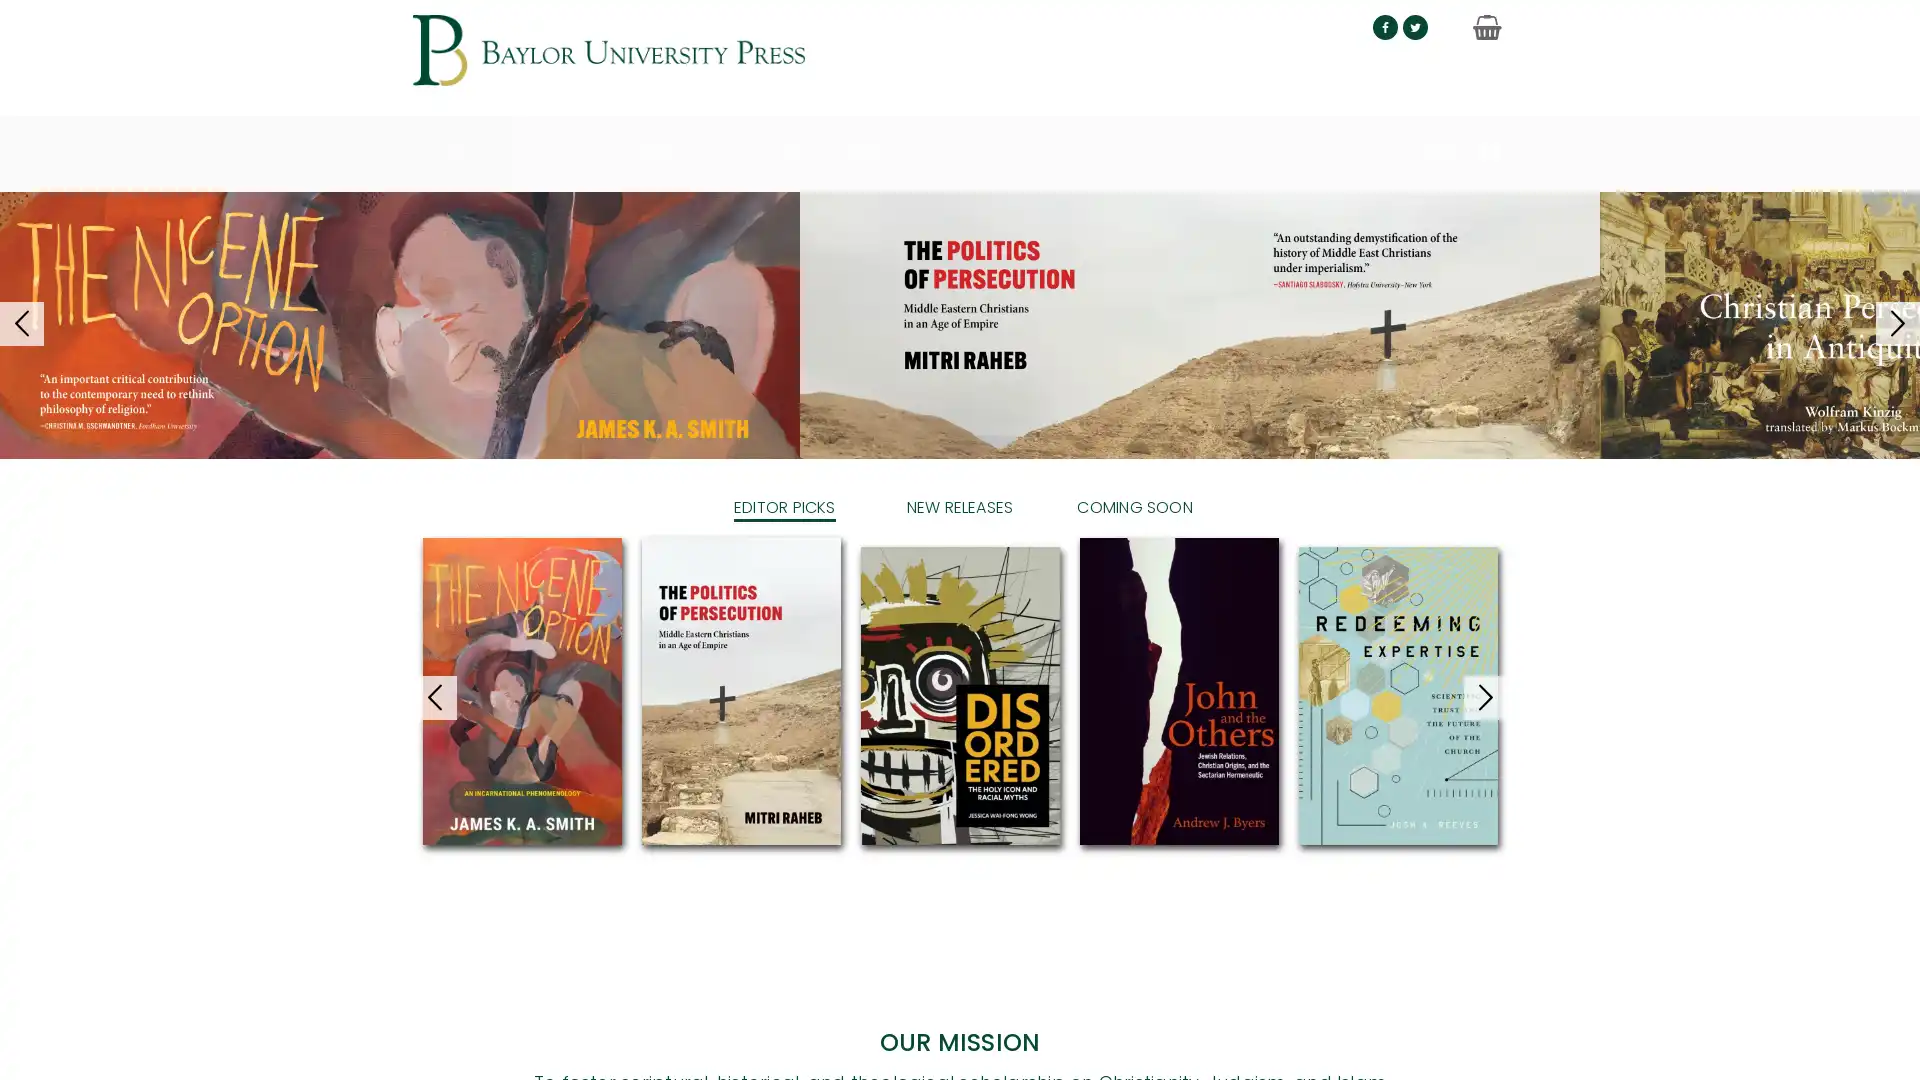 Image resolution: width=1920 pixels, height=1080 pixels. I want to click on Previous, so click(393, 1044).